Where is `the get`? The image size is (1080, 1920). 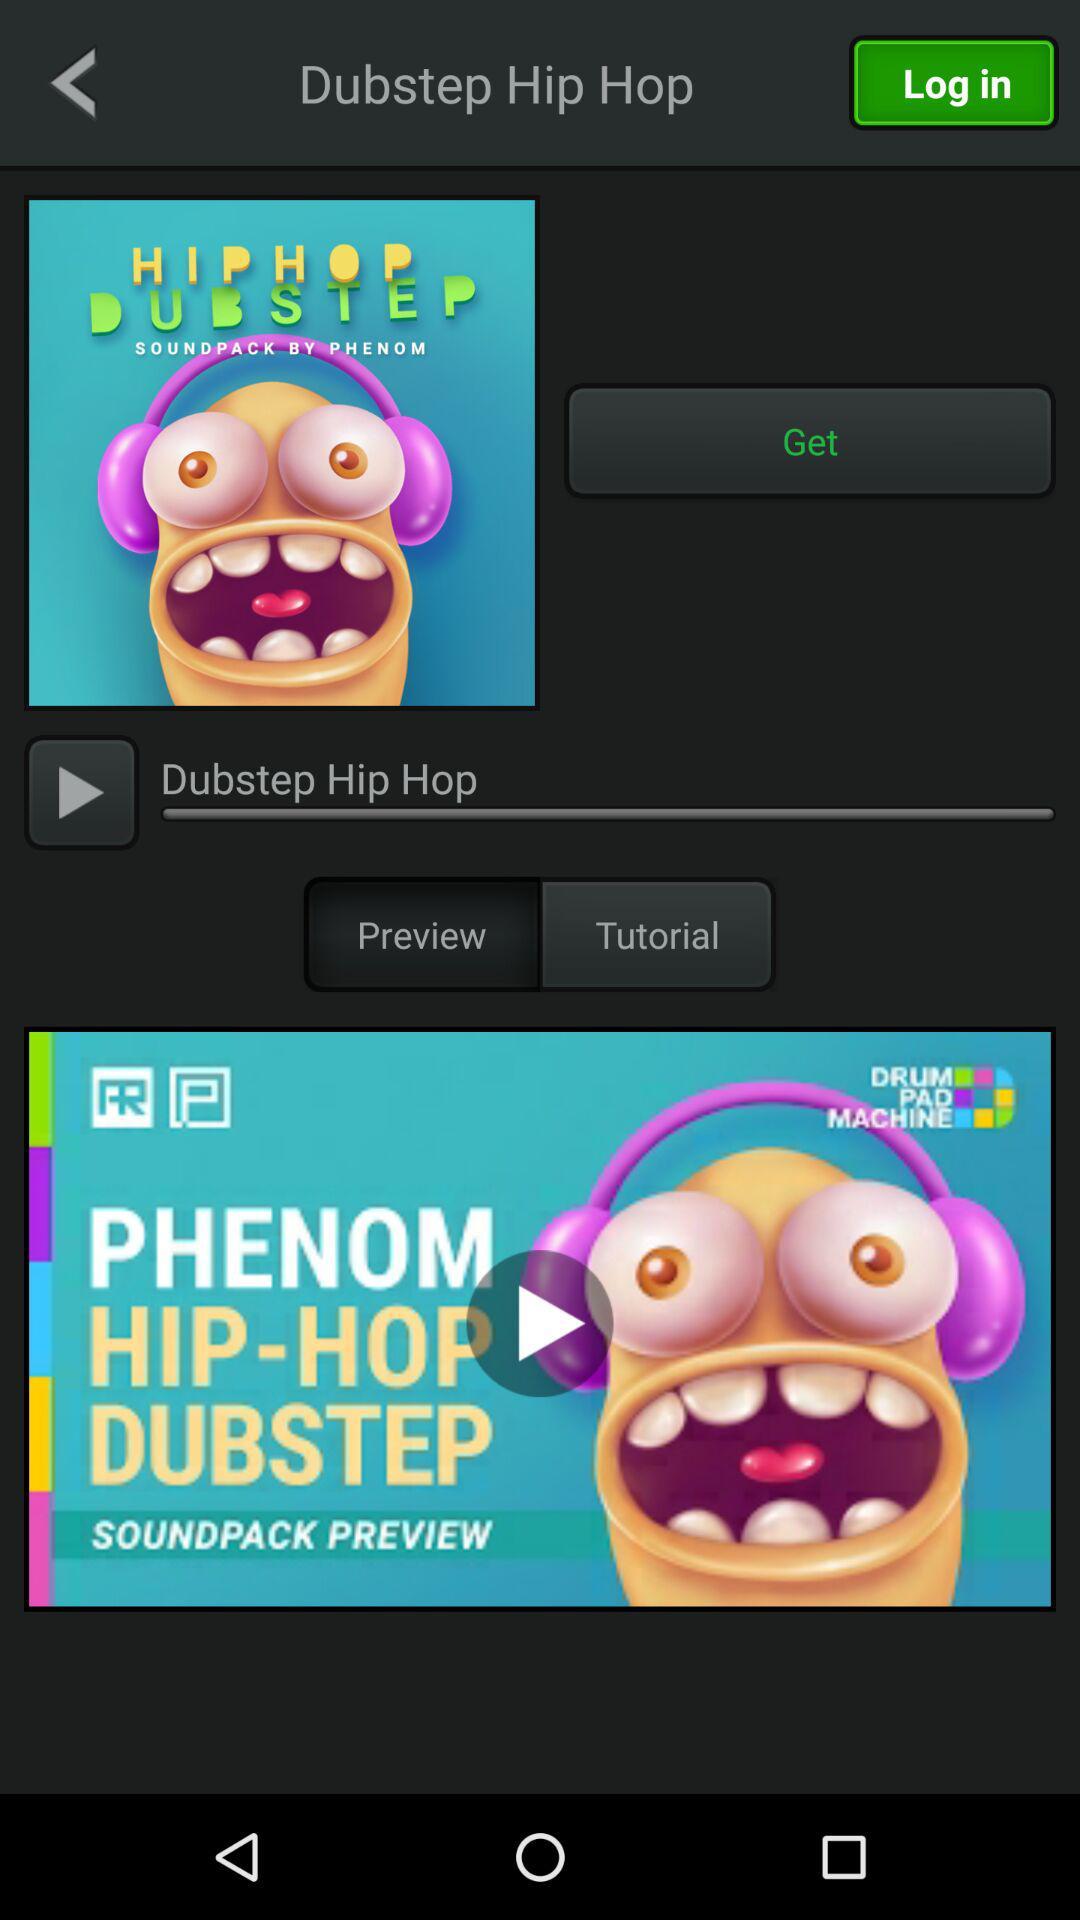
the get is located at coordinates (810, 440).